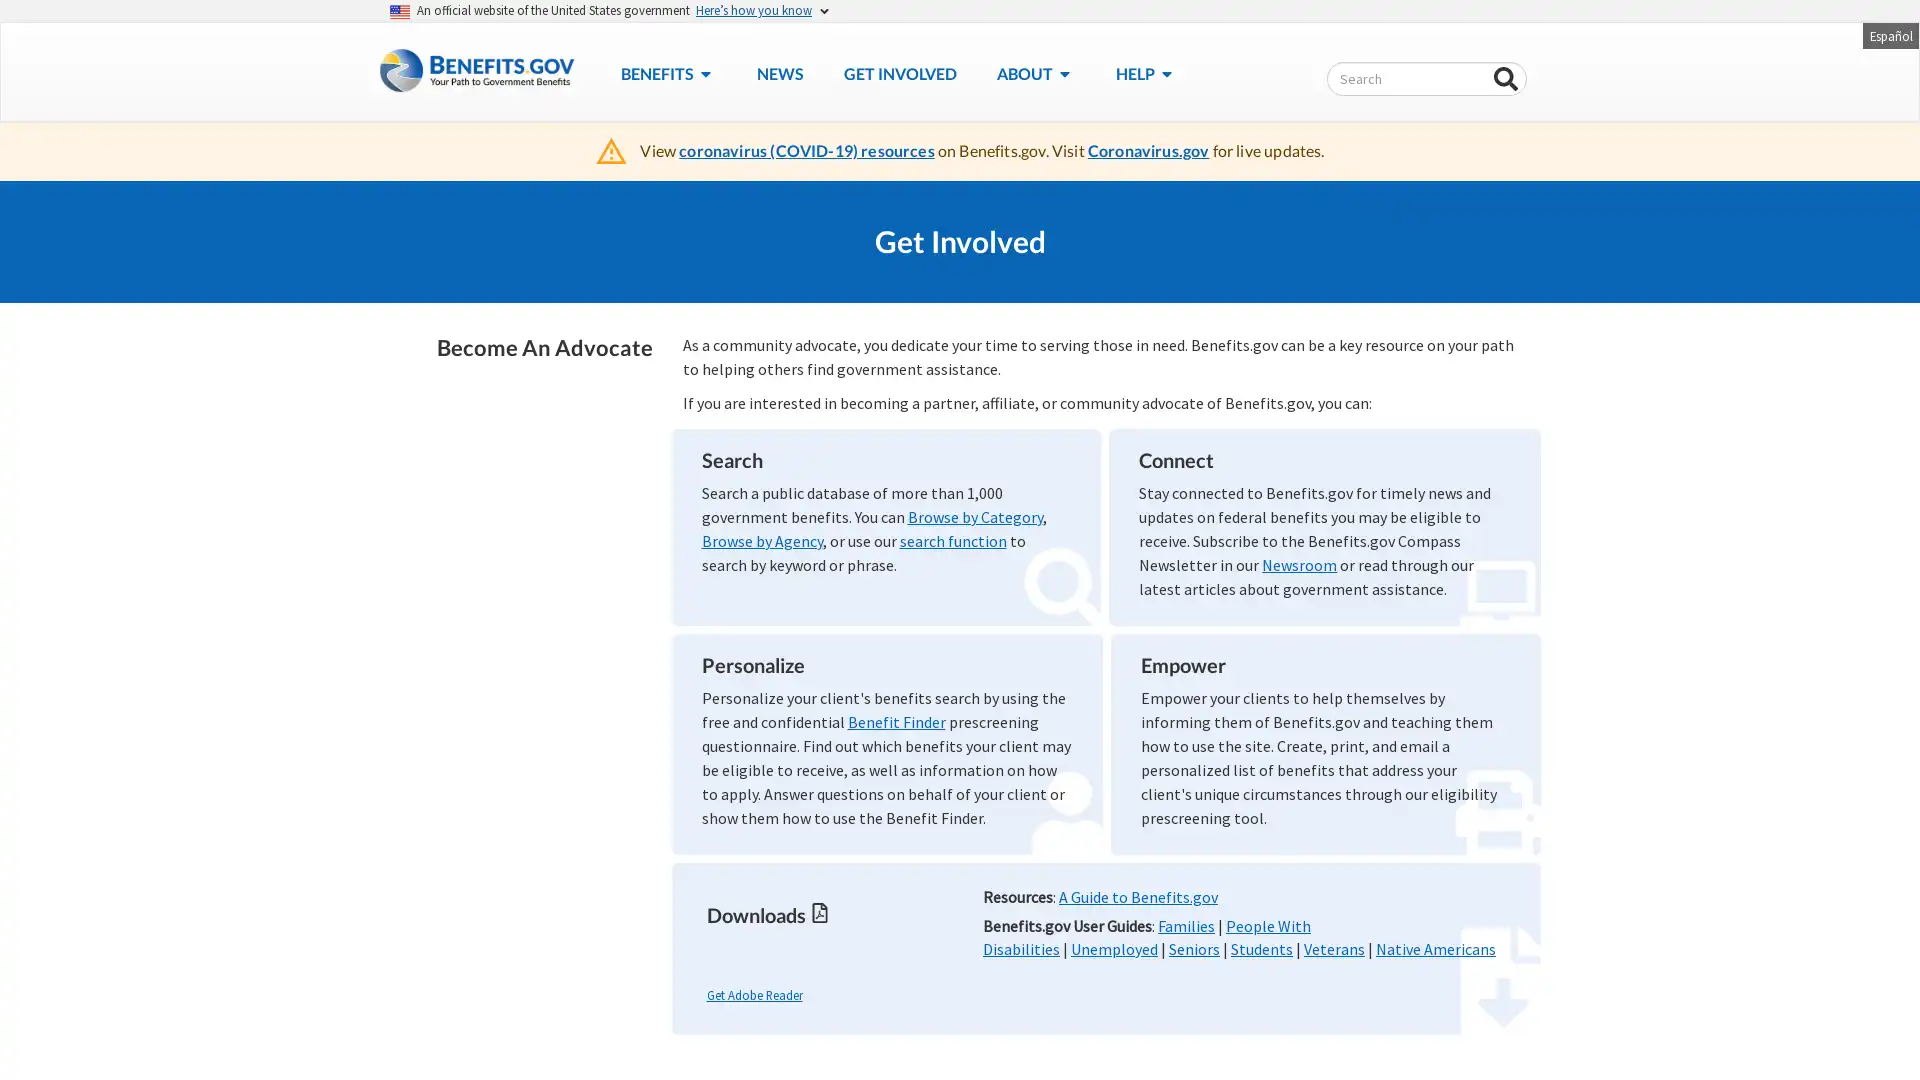 Image resolution: width=1920 pixels, height=1080 pixels. What do you see at coordinates (898, 72) in the screenshot?
I see `GET INVOLVED` at bounding box center [898, 72].